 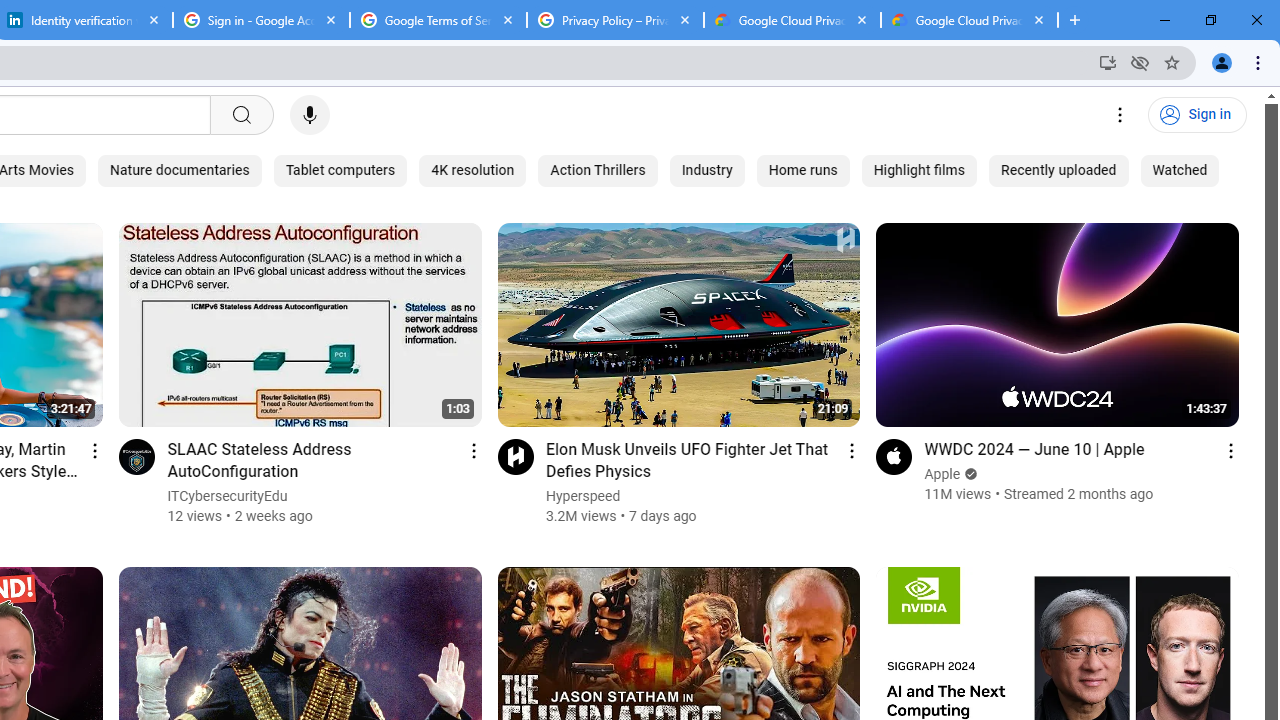 What do you see at coordinates (969, 474) in the screenshot?
I see `'Verified'` at bounding box center [969, 474].